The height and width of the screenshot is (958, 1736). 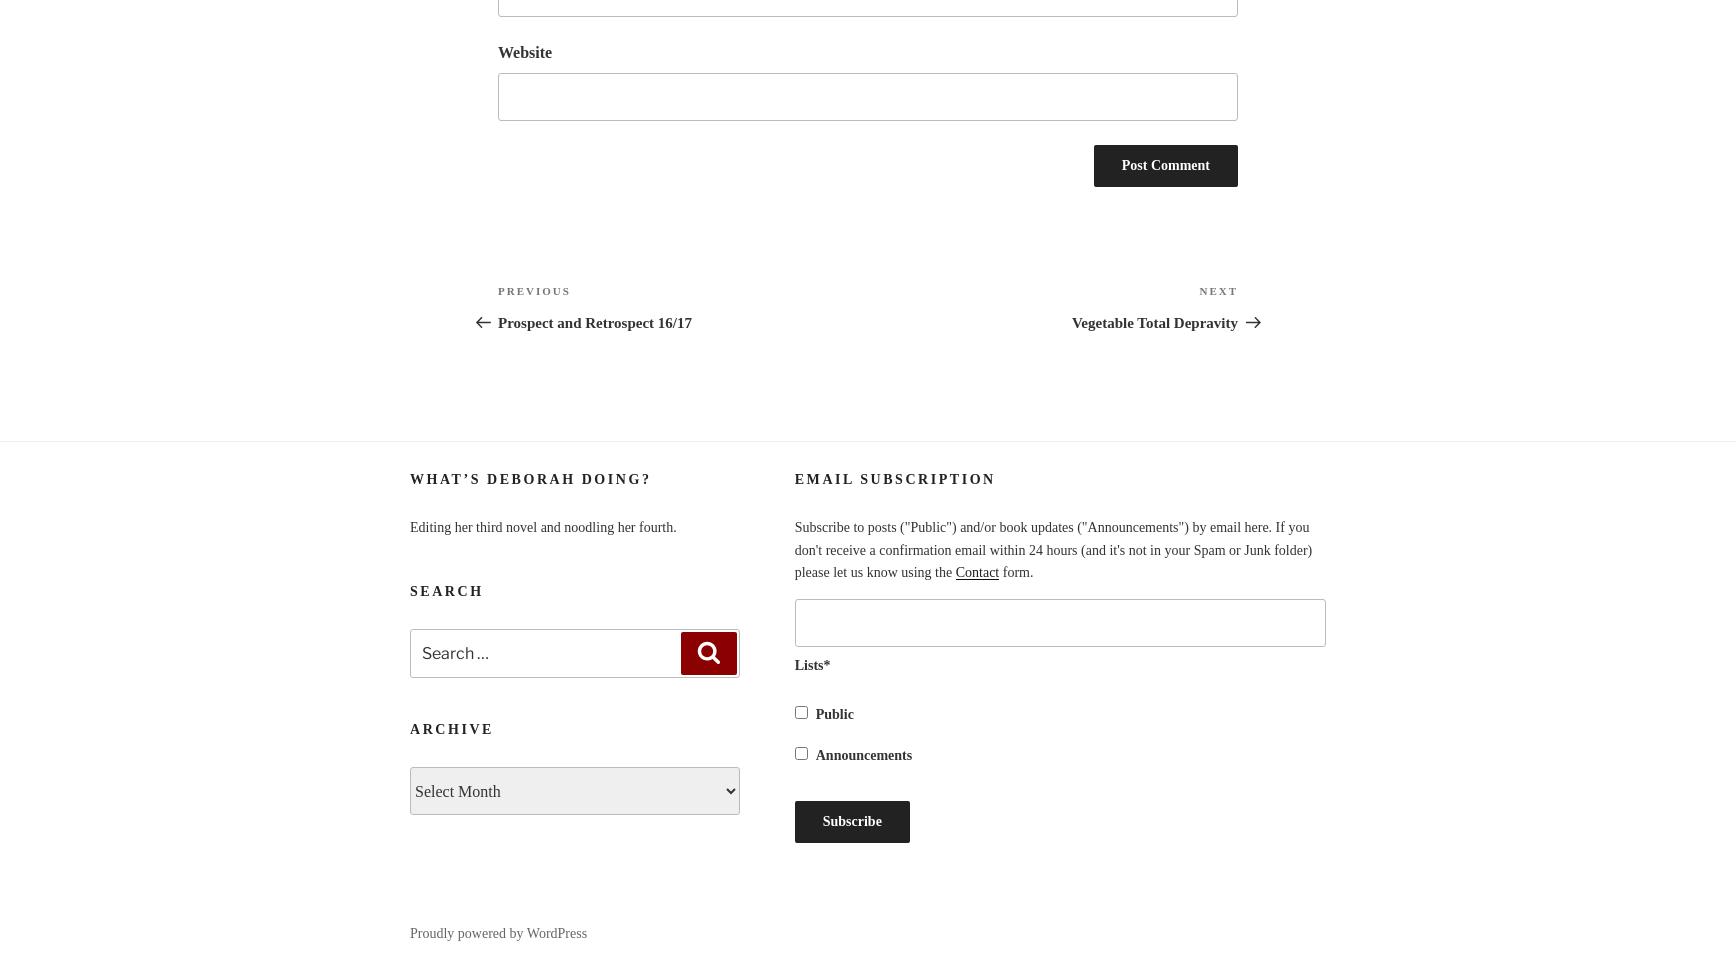 I want to click on 'Search', so click(x=446, y=590).